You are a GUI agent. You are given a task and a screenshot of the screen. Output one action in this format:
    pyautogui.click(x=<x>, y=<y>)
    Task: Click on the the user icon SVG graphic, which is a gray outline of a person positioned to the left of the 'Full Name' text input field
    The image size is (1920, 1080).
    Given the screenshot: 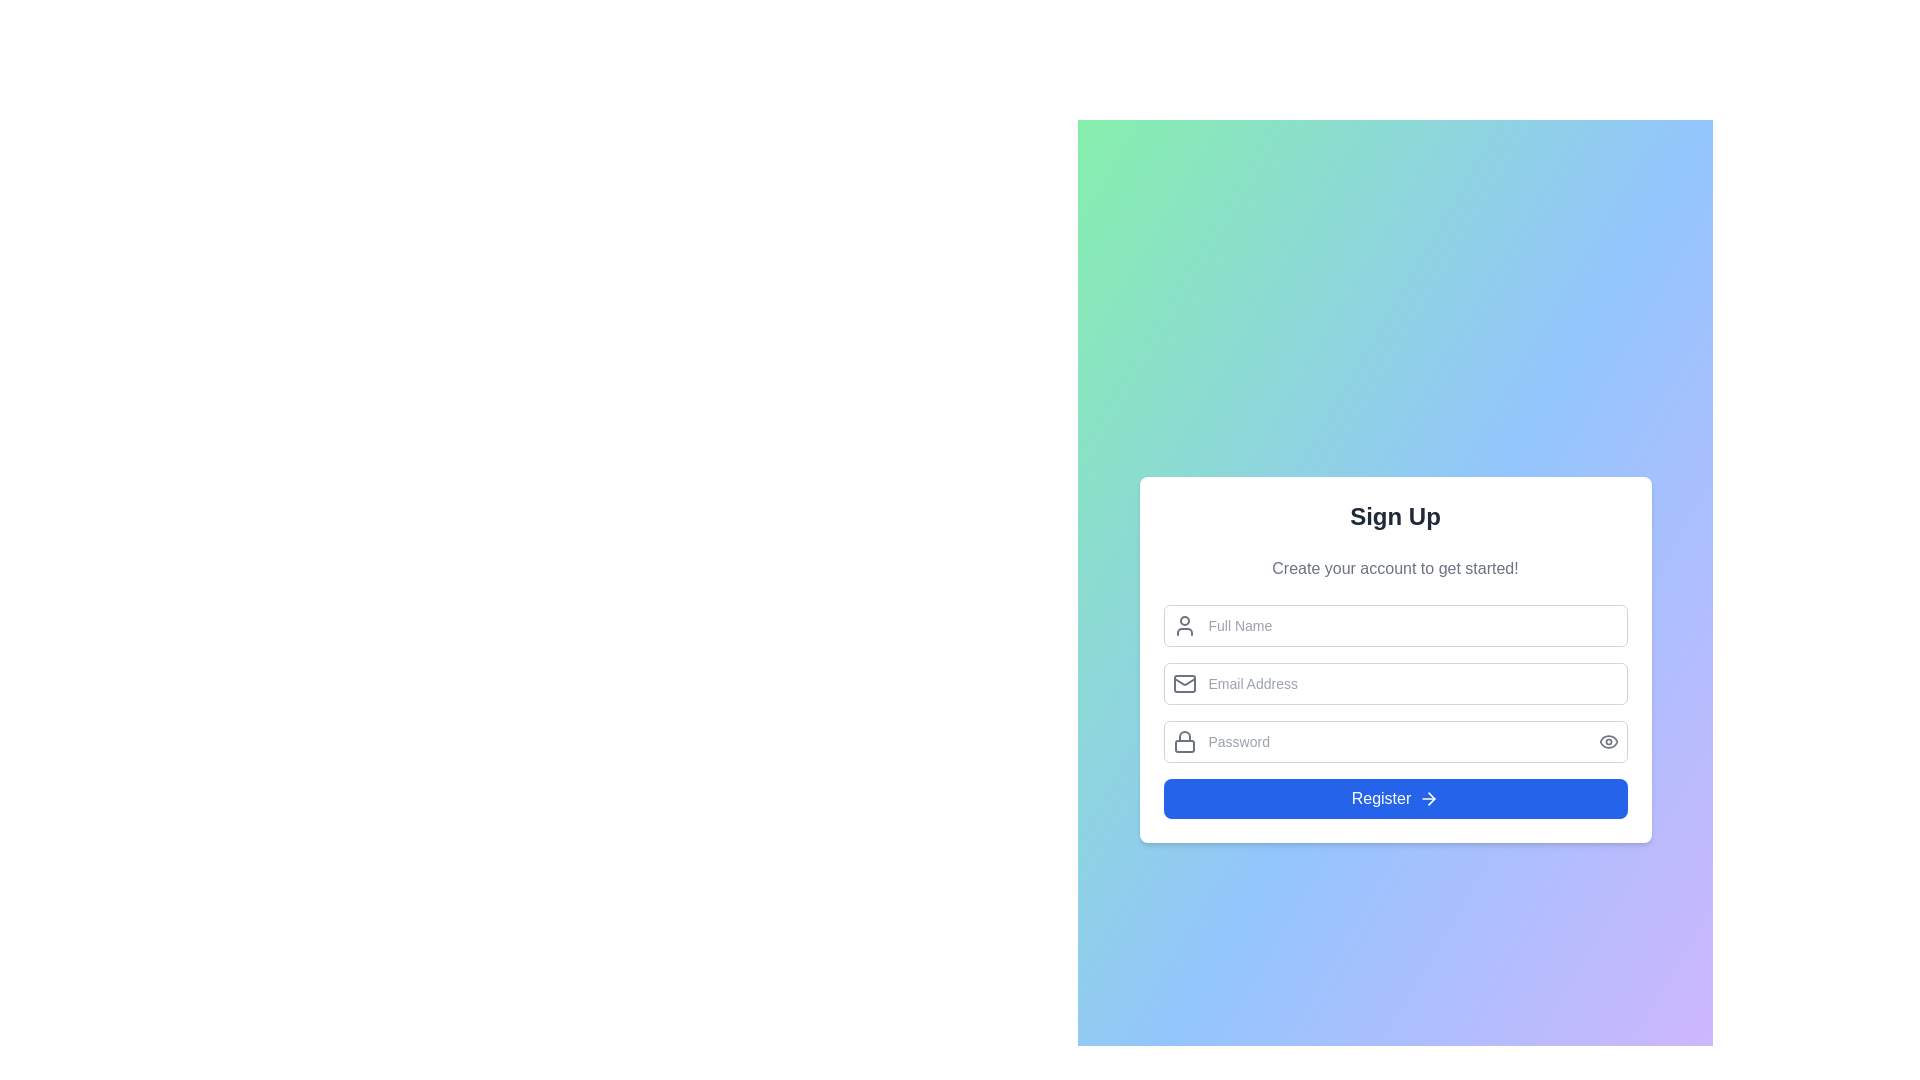 What is the action you would take?
    pyautogui.click(x=1184, y=624)
    